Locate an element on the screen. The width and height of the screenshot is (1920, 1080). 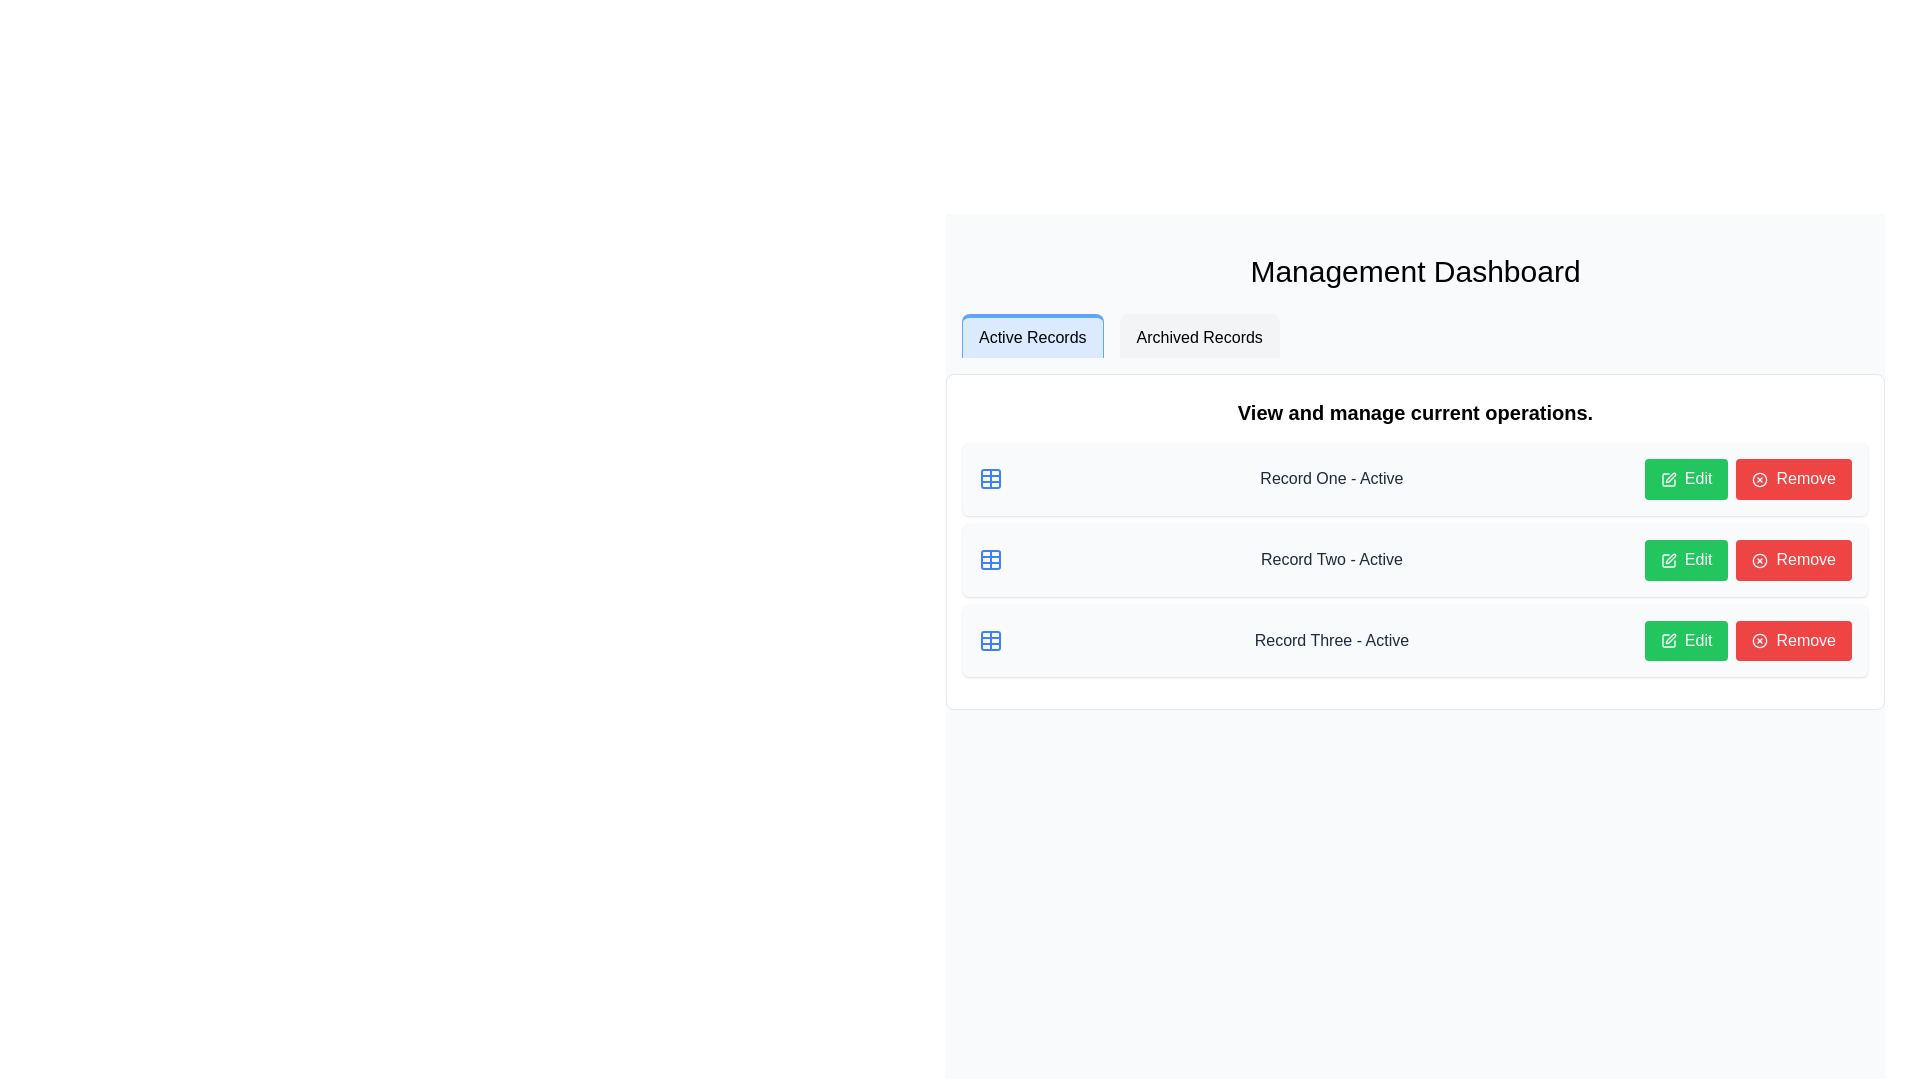
the 'Remove' button located to the right of the 'Edit' button in the list item for 'Record One - Active' is located at coordinates (1794, 479).